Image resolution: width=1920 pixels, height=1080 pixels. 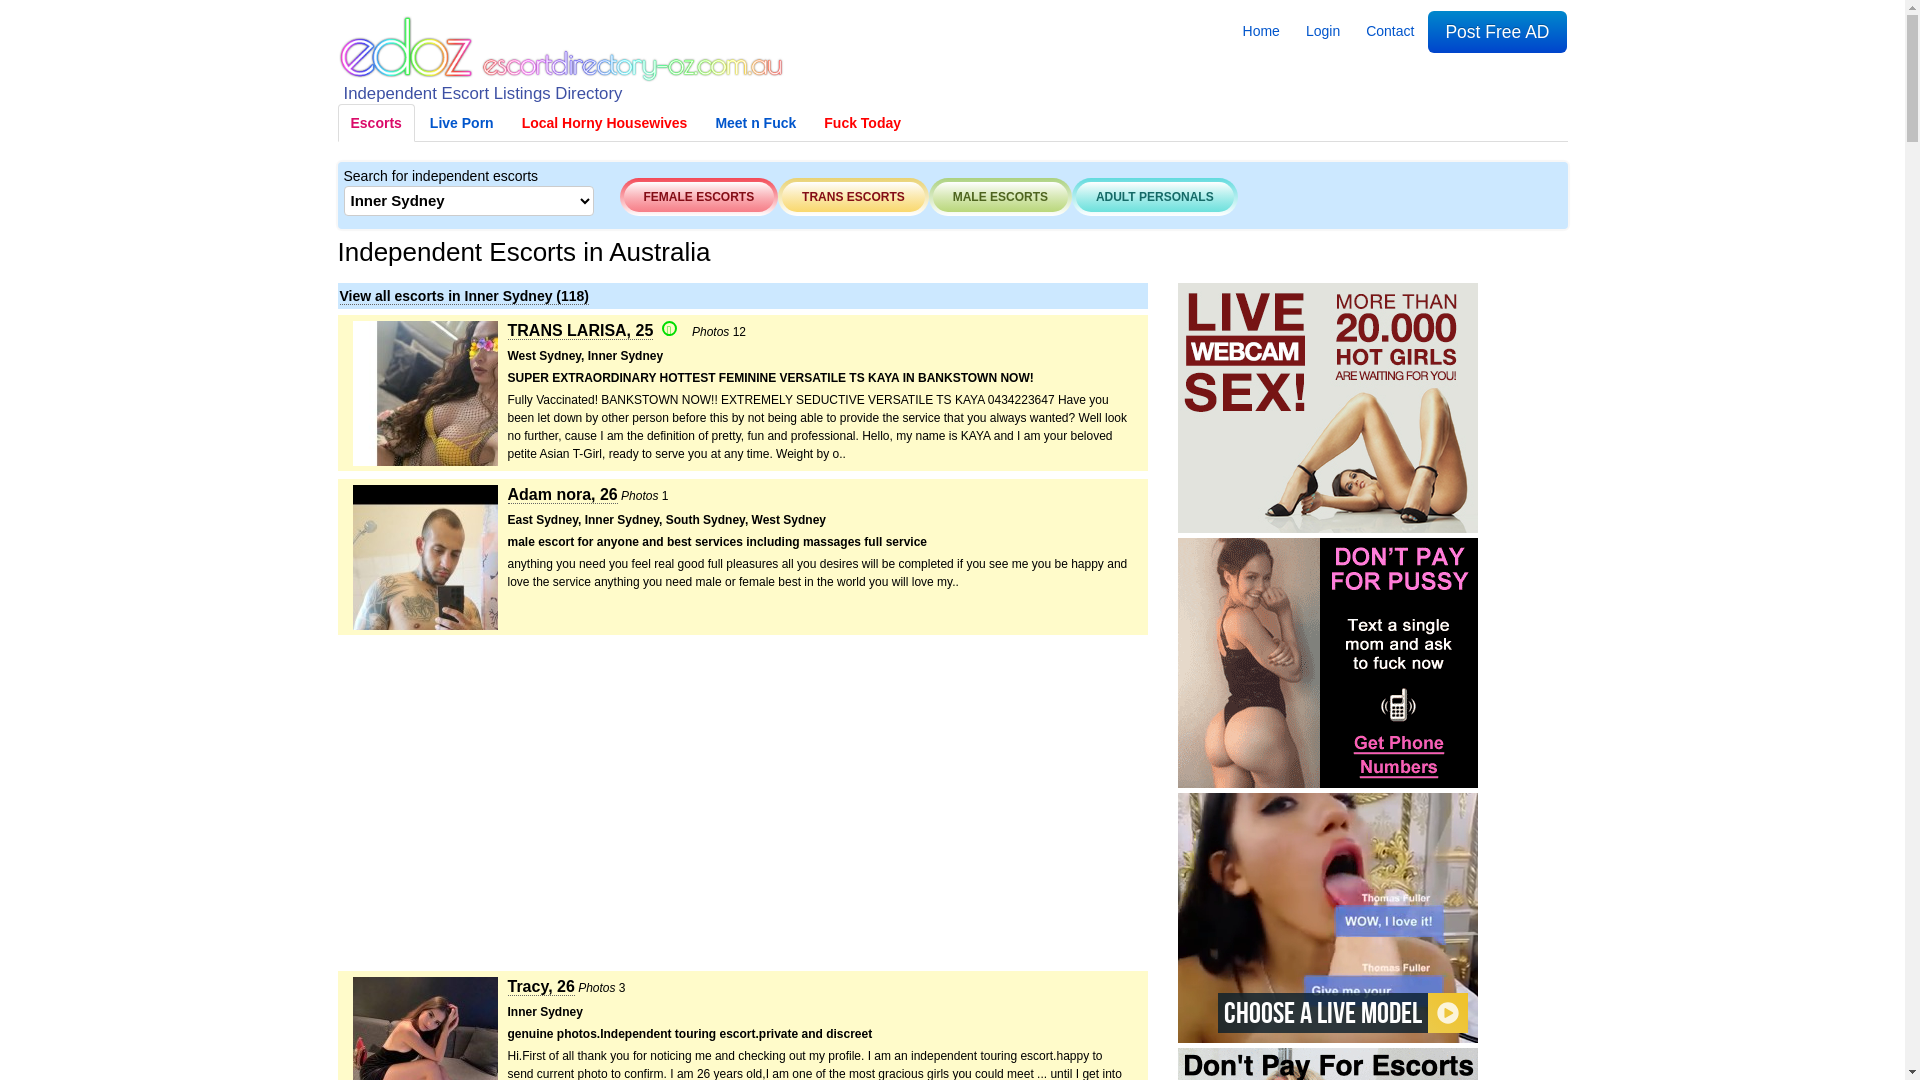 I want to click on 'MALE ESCORTS', so click(x=1000, y=196).